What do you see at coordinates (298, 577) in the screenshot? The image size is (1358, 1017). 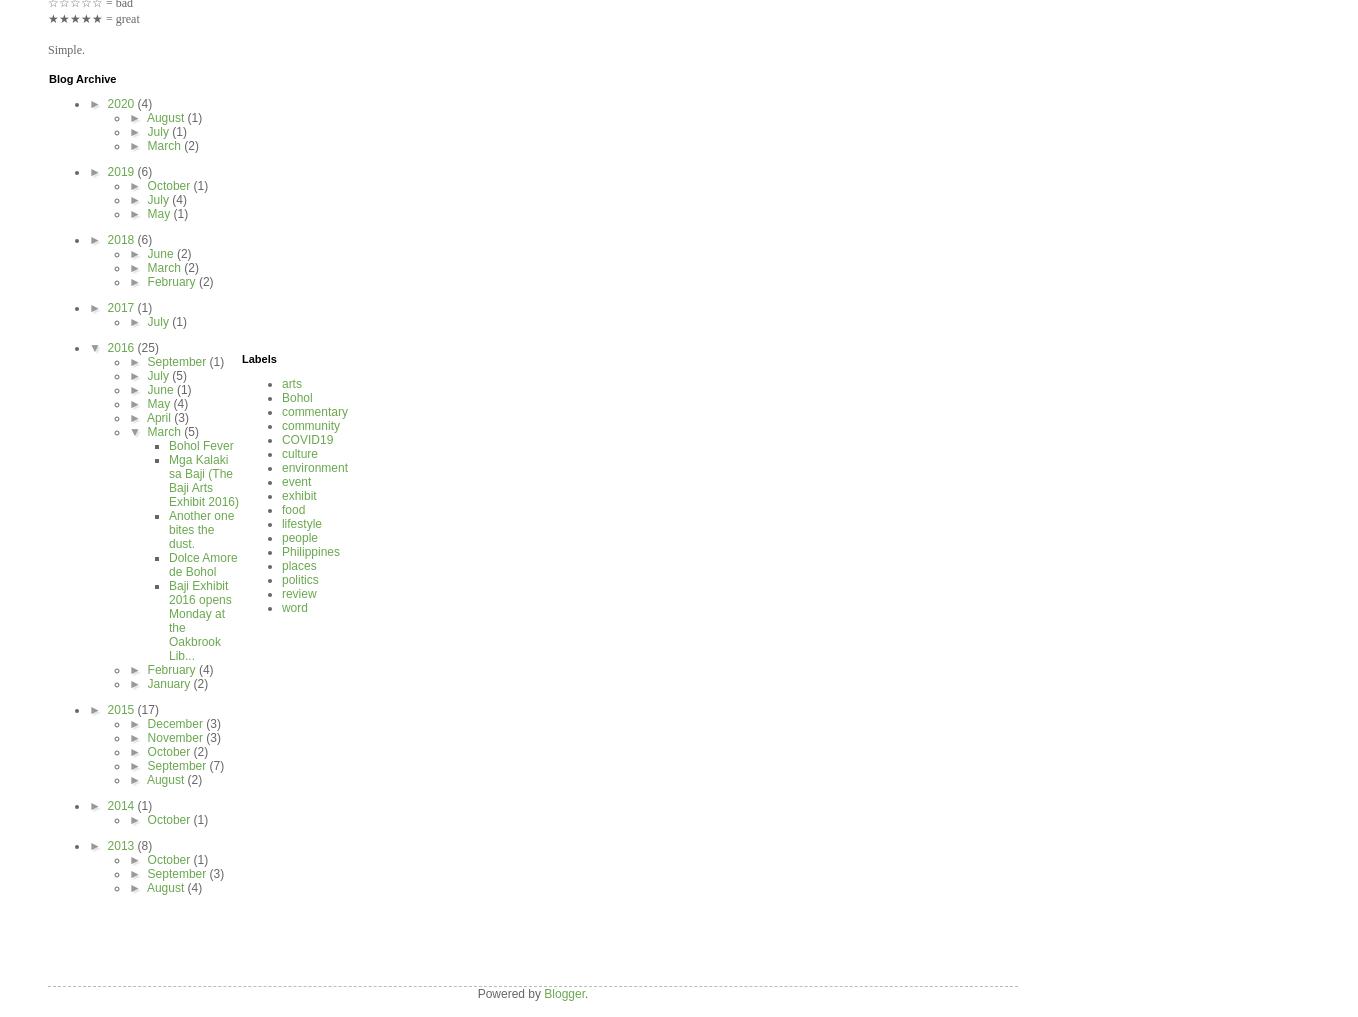 I see `'politics'` at bounding box center [298, 577].